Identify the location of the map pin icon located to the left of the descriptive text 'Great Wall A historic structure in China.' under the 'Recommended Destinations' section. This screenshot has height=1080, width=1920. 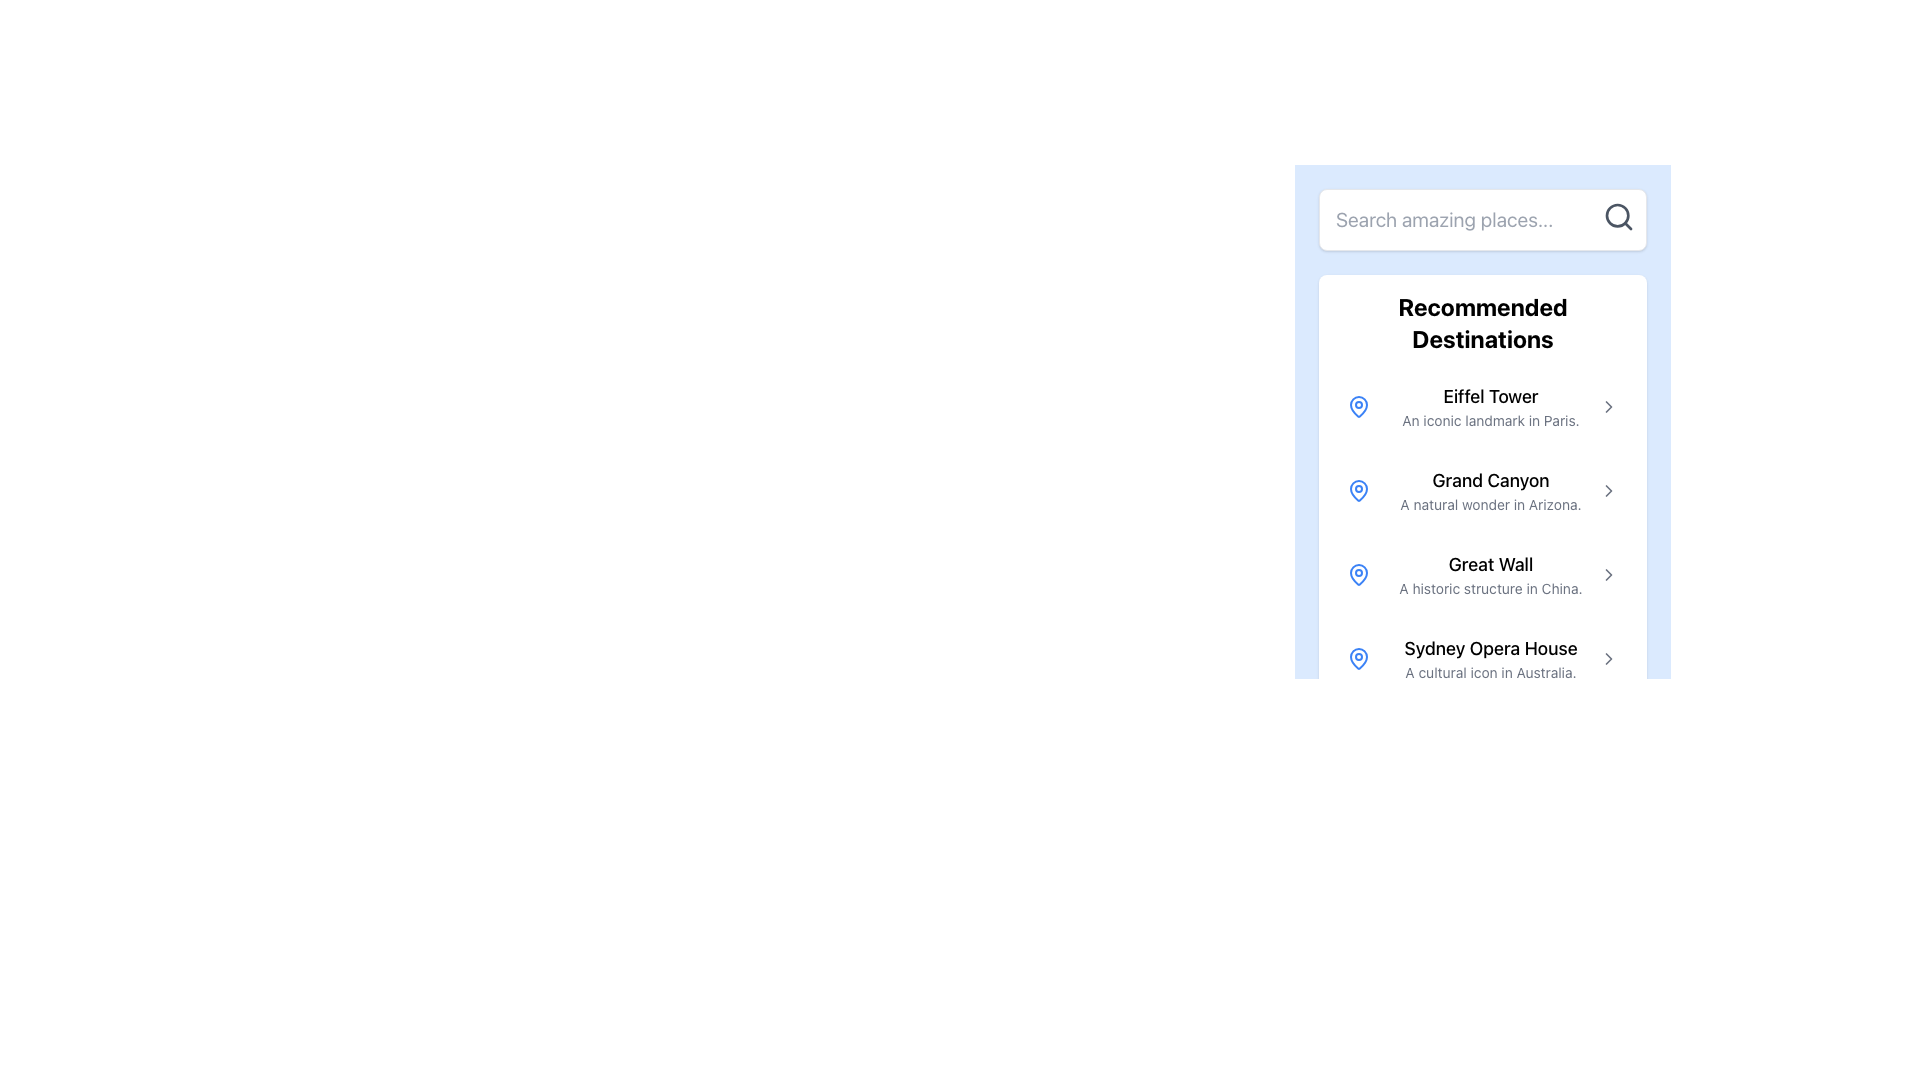
(1358, 574).